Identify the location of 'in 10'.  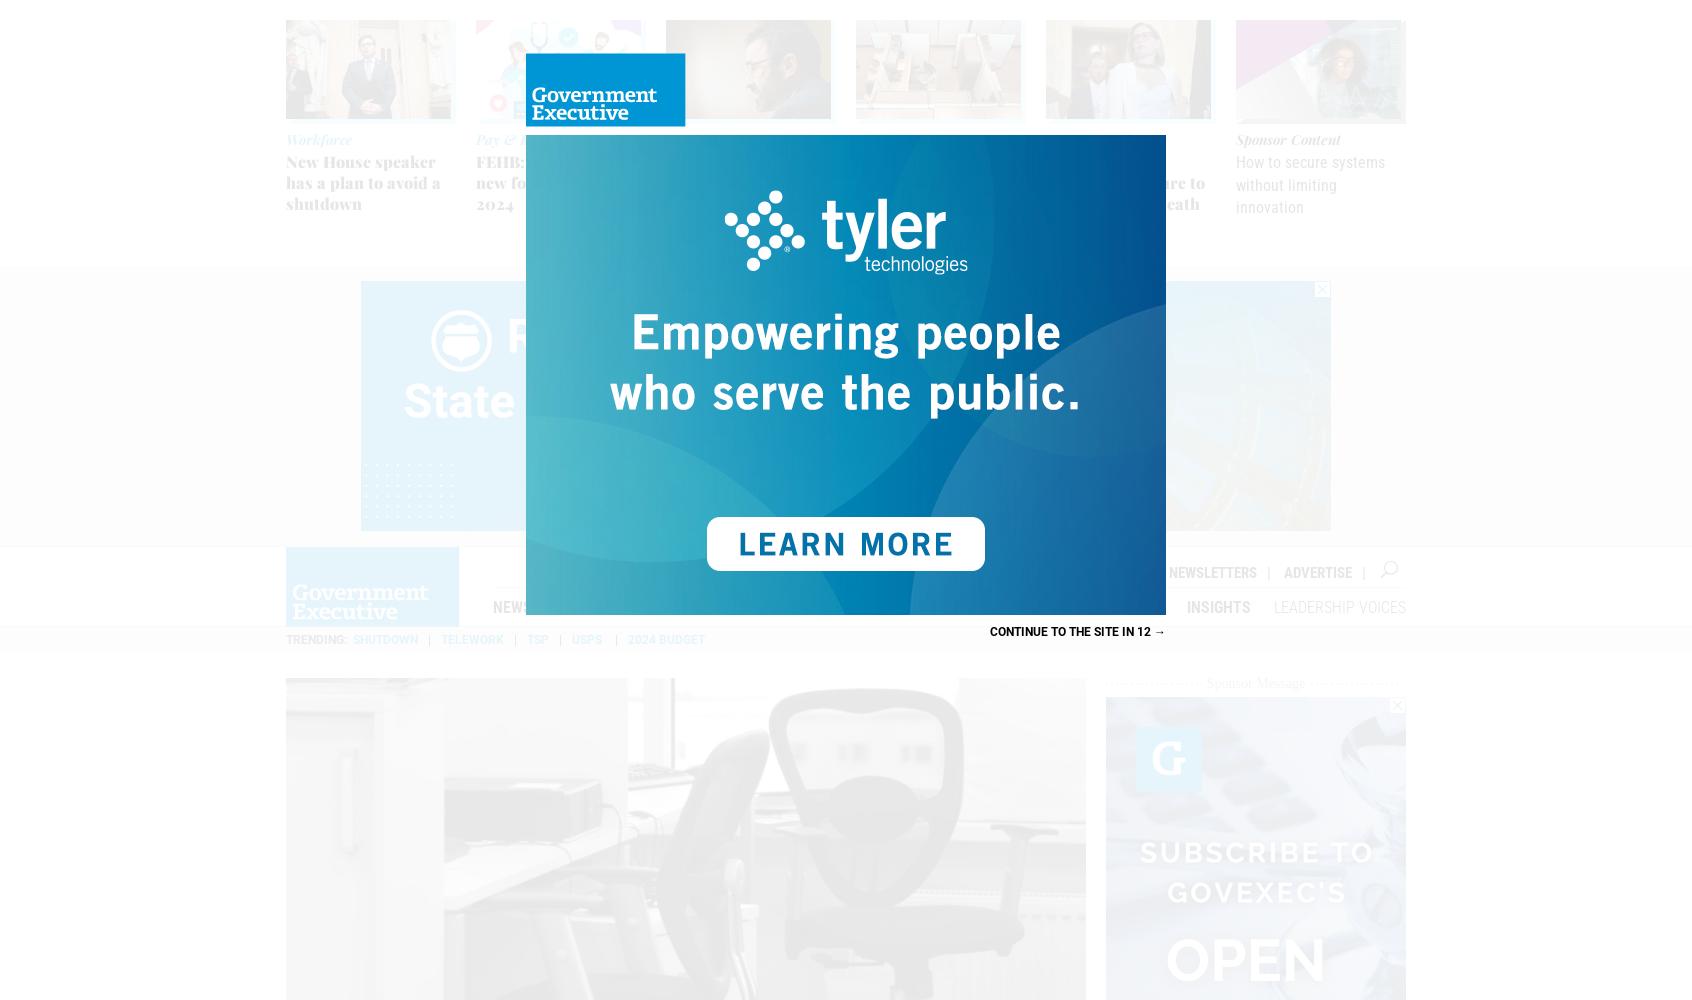
(1118, 631).